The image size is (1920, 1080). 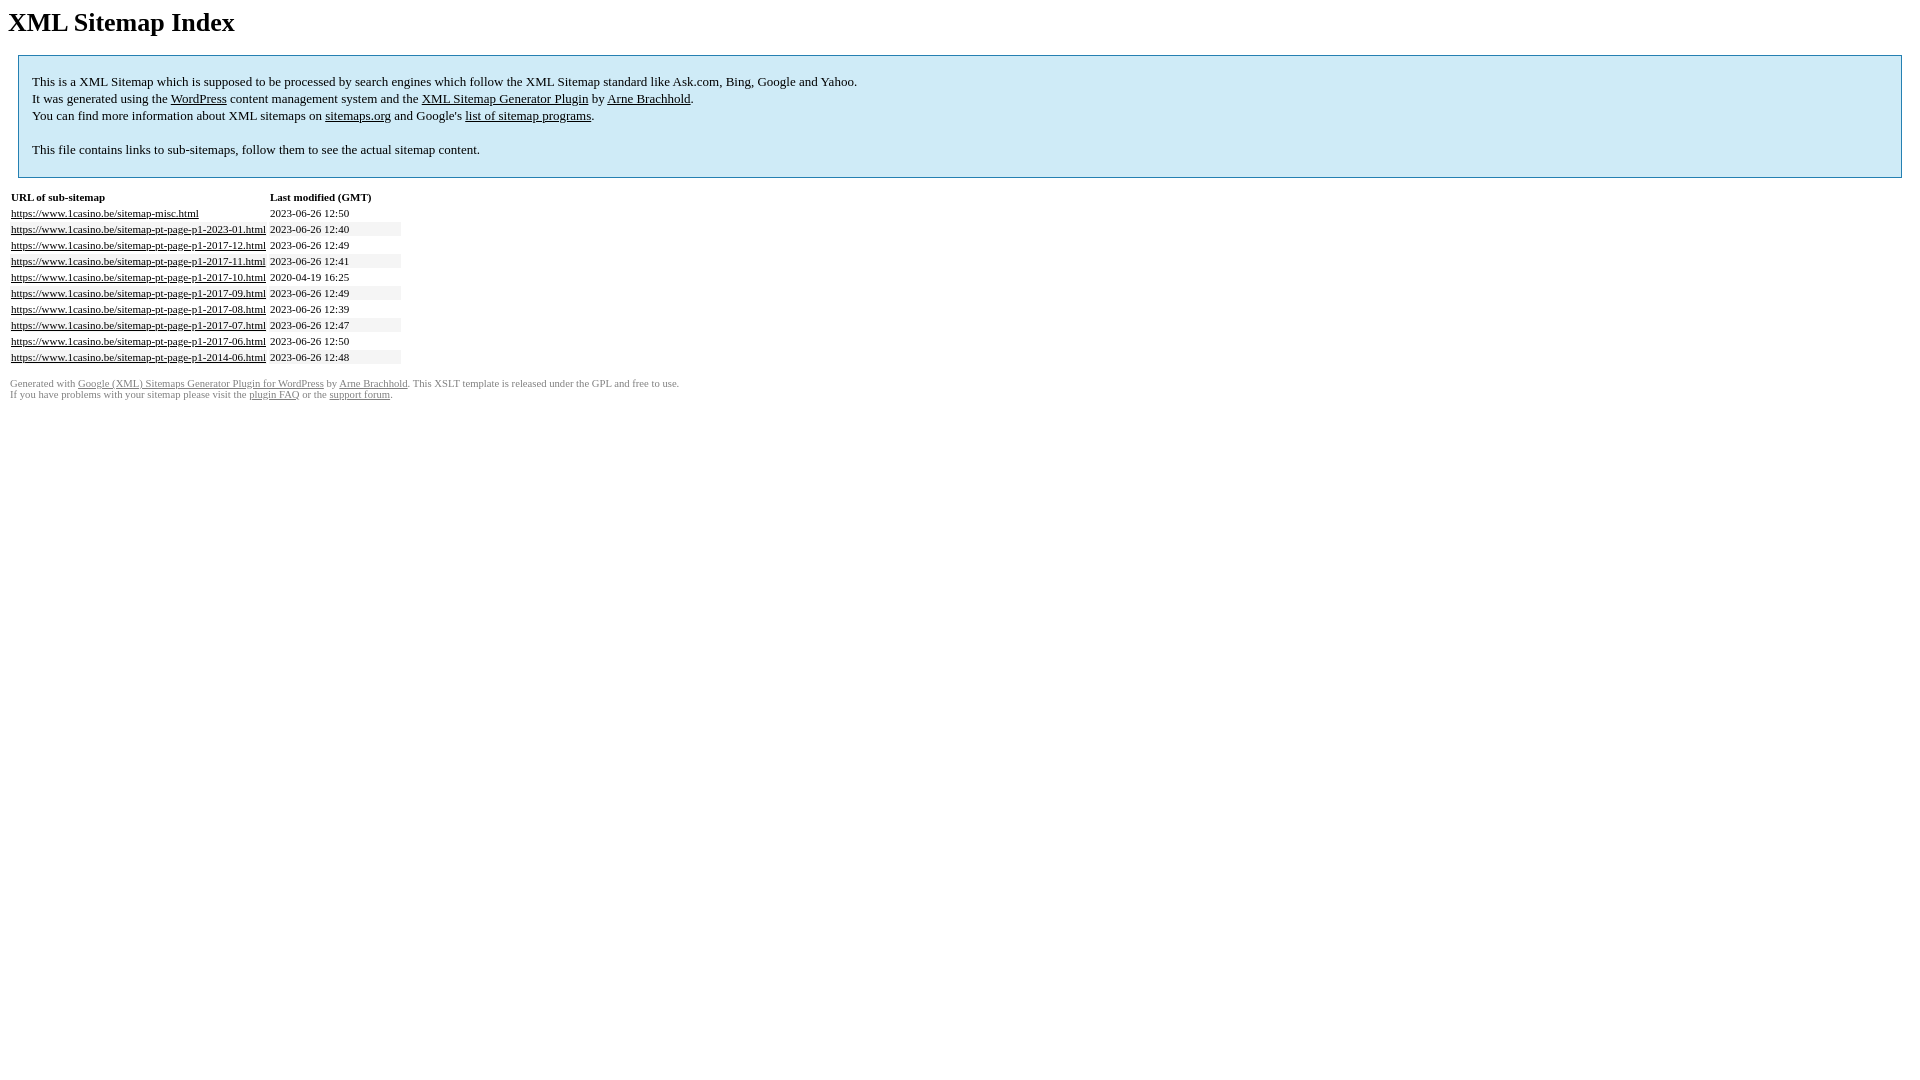 I want to click on 'list of sitemap programs', so click(x=528, y=115).